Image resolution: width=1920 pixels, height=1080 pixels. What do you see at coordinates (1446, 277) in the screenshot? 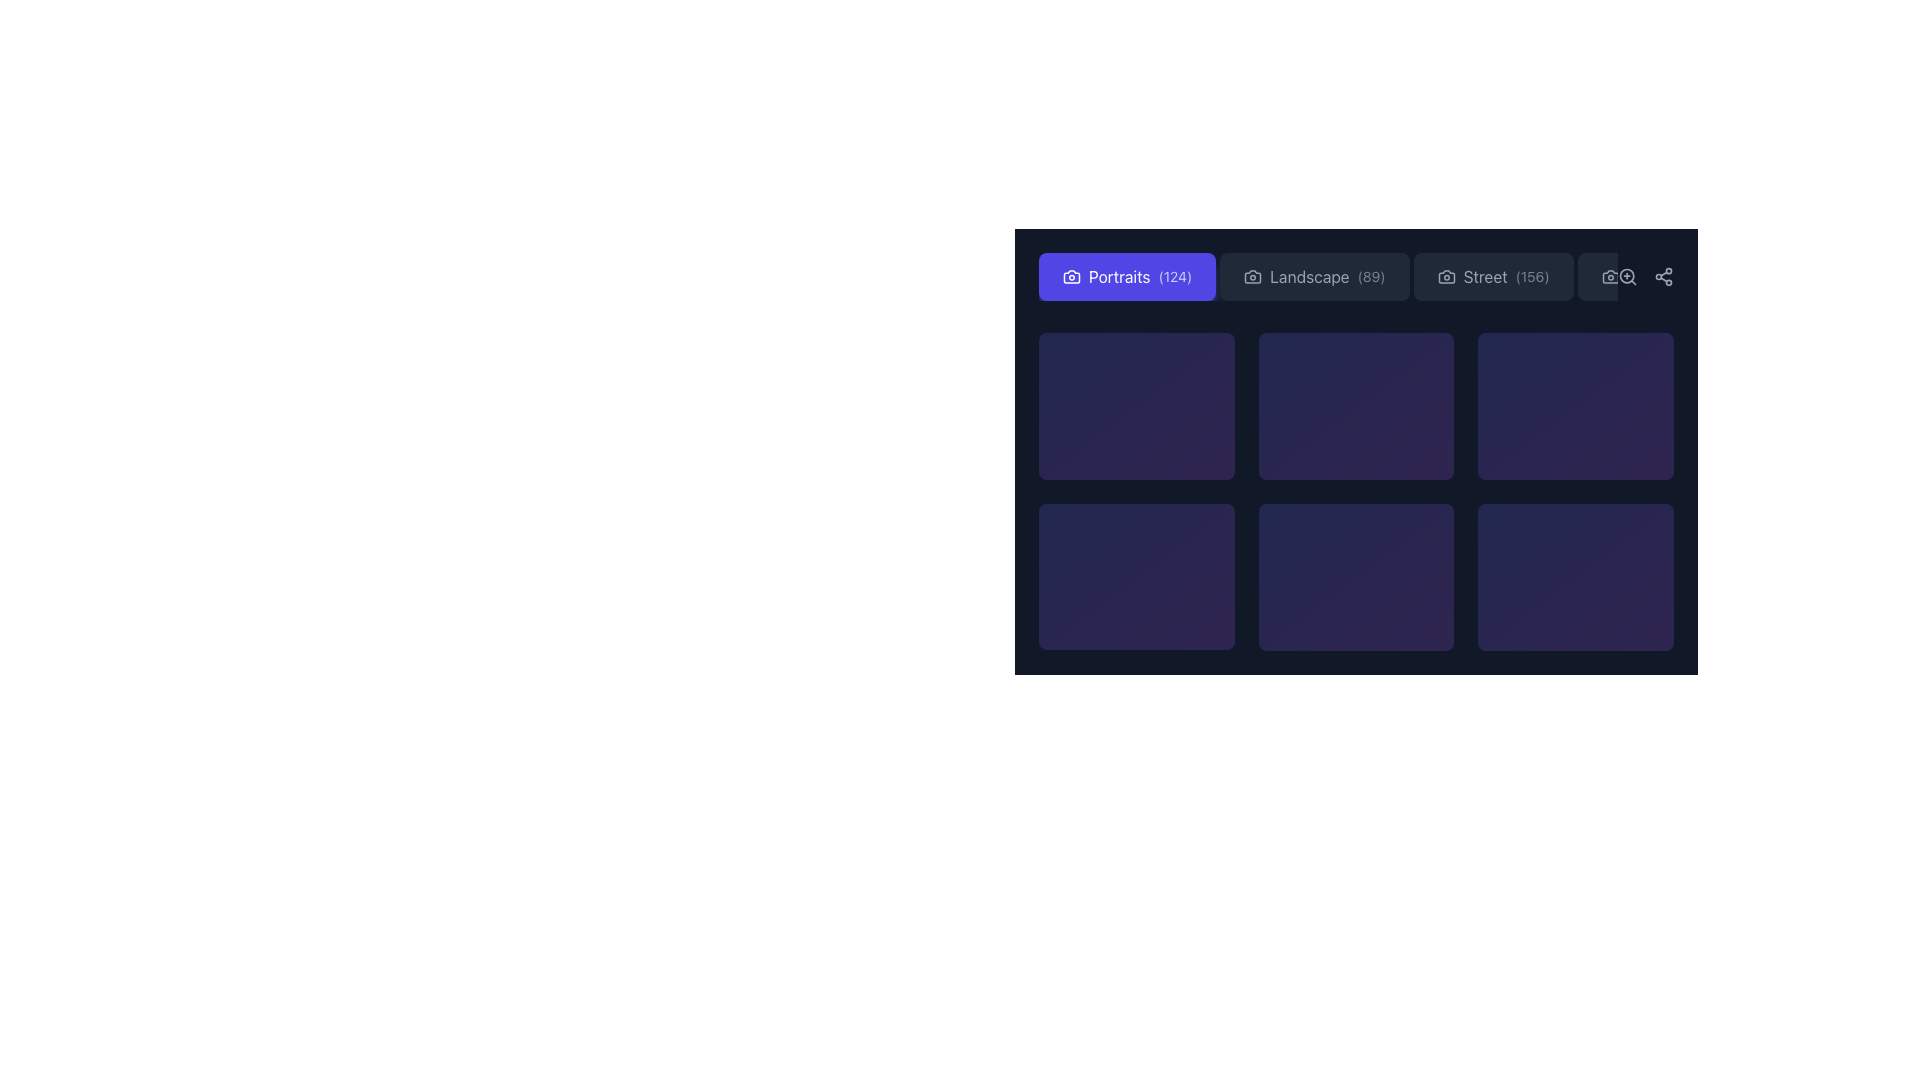
I see `the 'Street' category icon (SVG) located at the beginning of the 'Street (156)' button, which is part of the row of category buttons at the top of the interface` at bounding box center [1446, 277].